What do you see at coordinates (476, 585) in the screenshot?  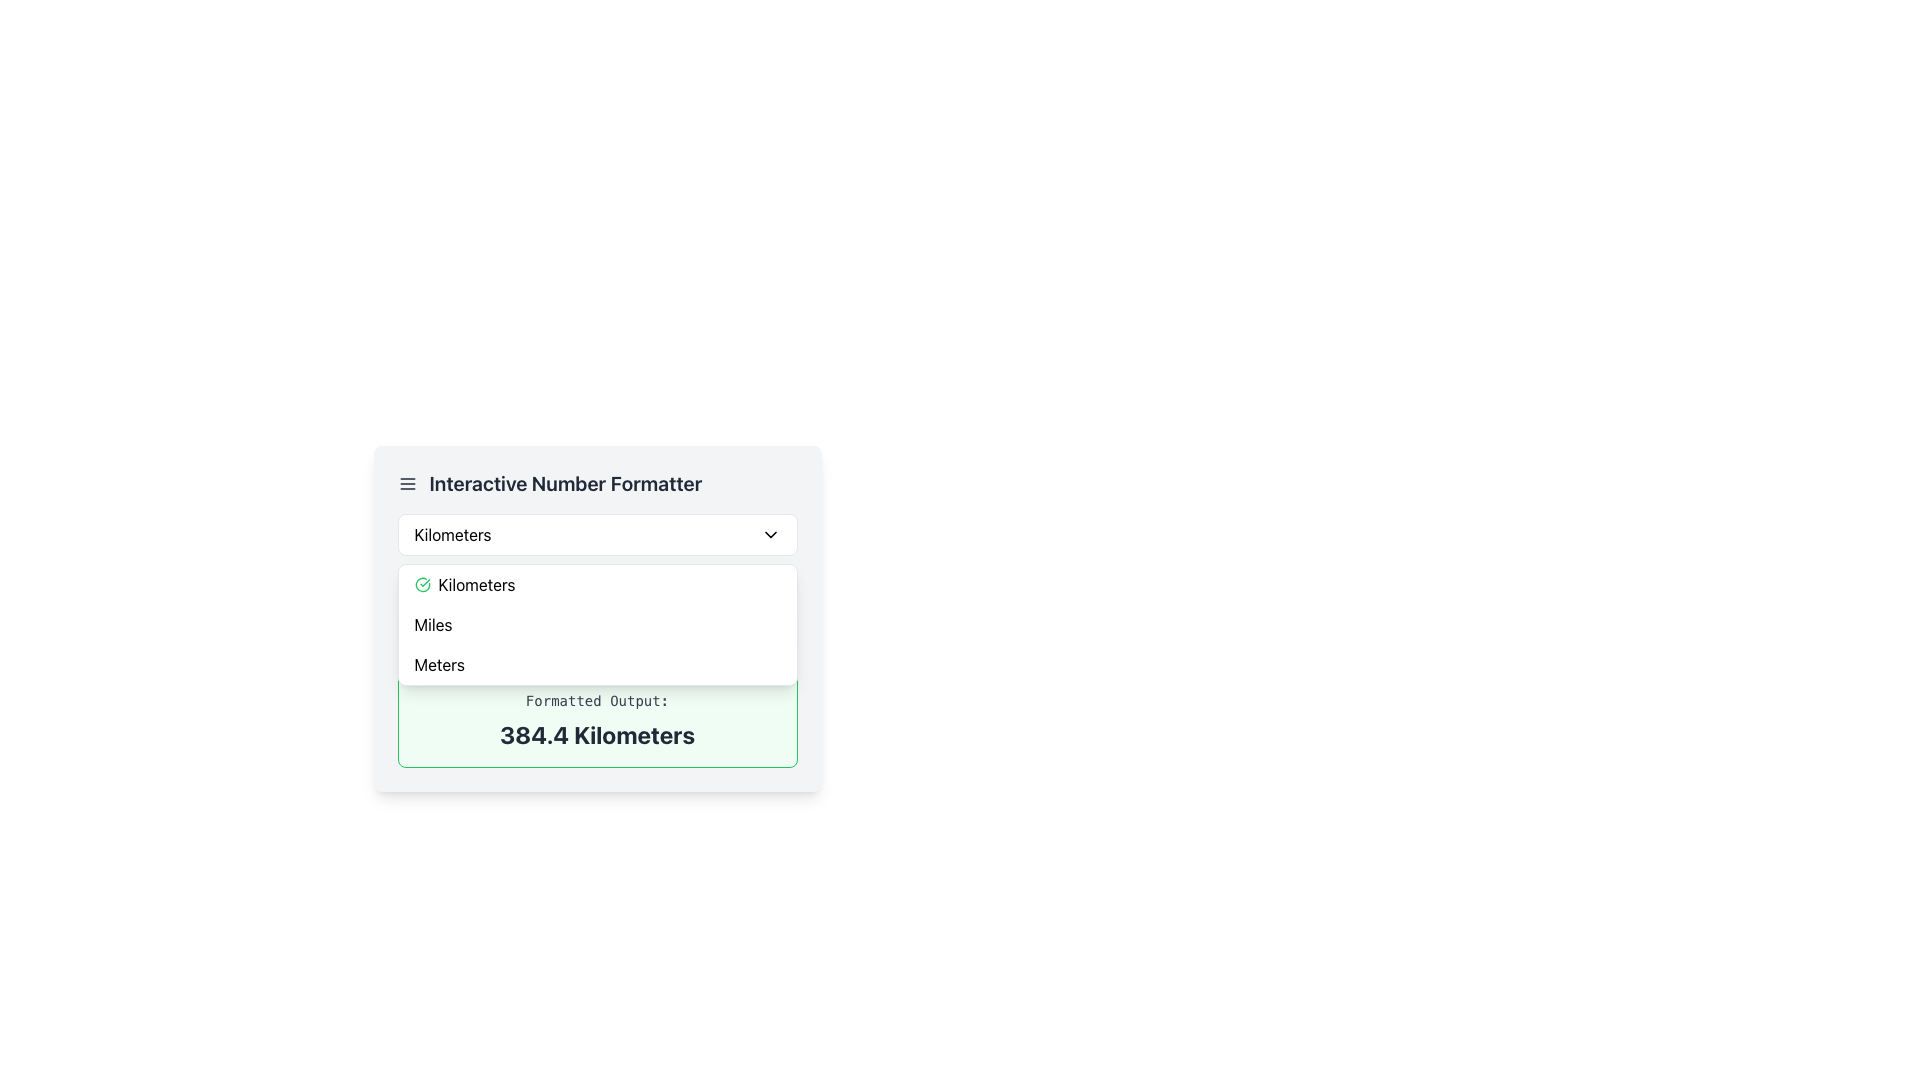 I see `the 'Kilometers' option in the dropdown menu` at bounding box center [476, 585].